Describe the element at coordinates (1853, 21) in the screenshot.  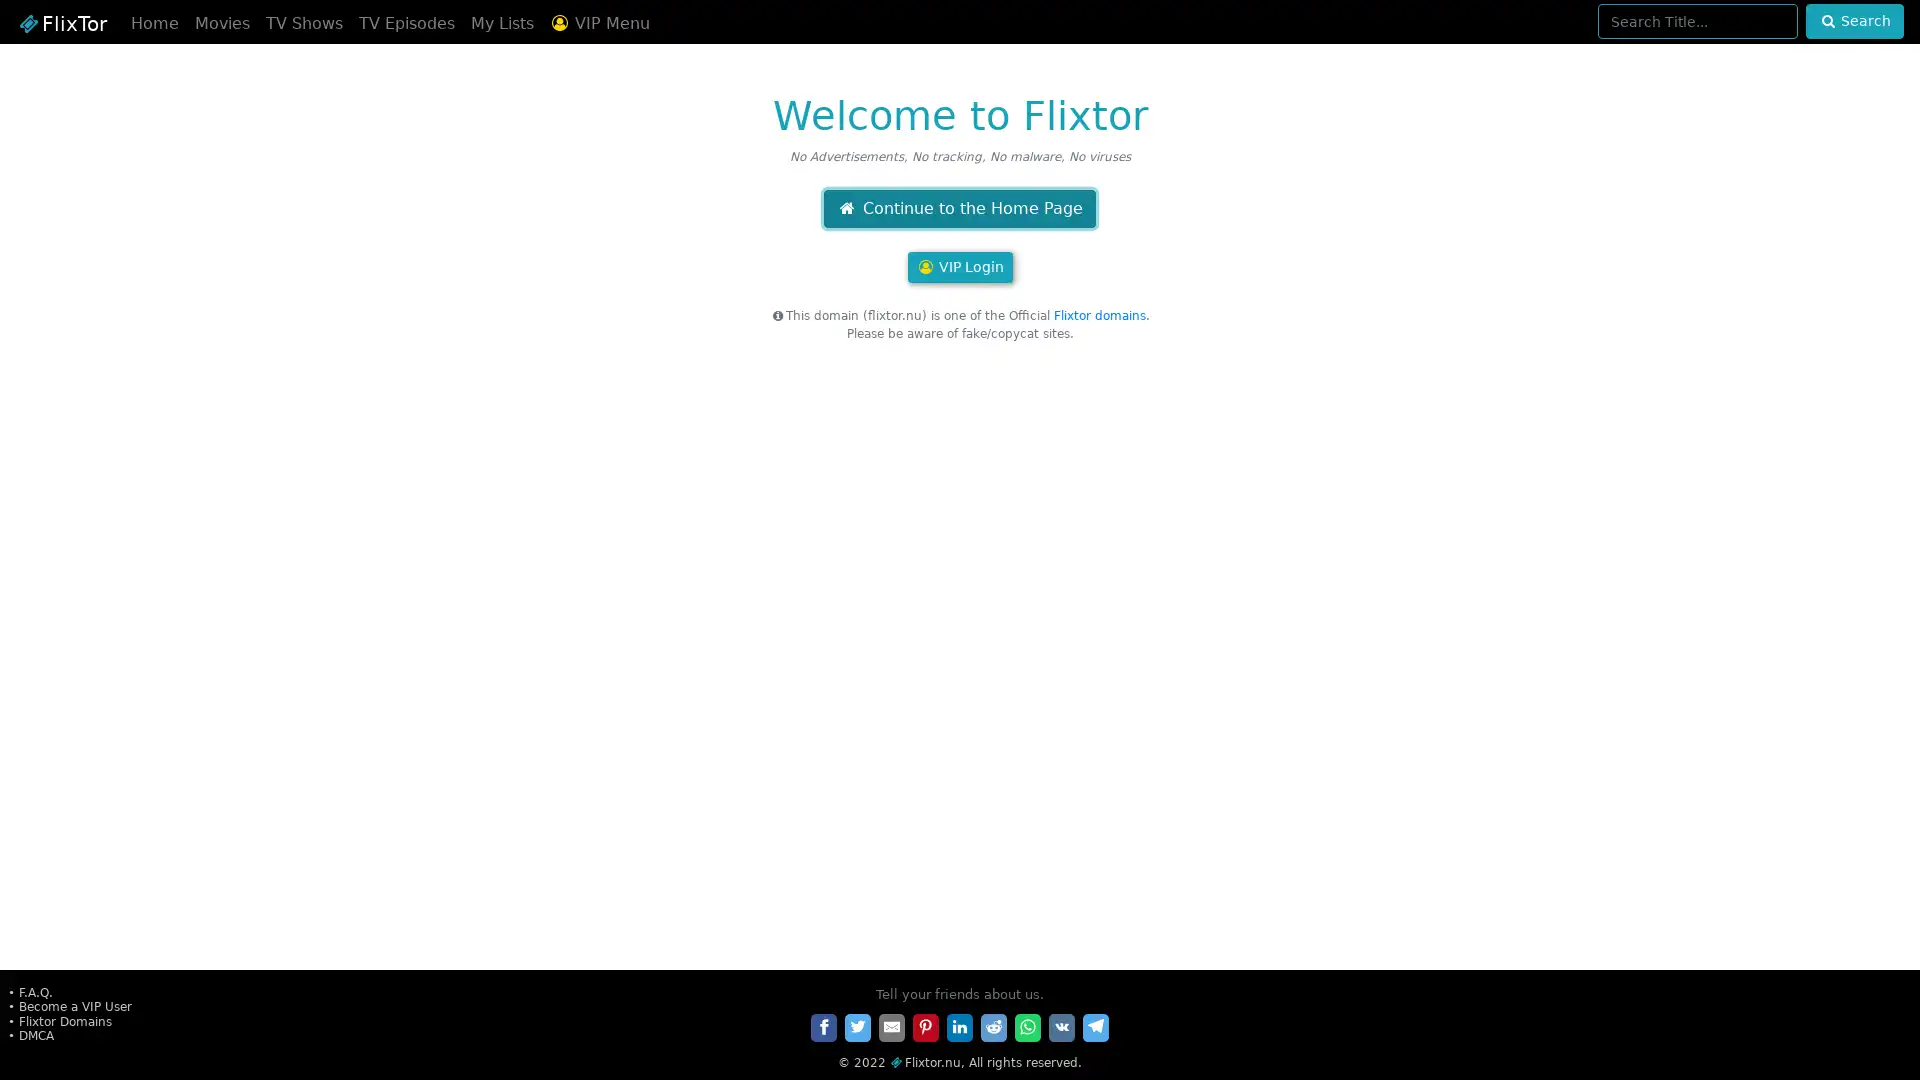
I see `Search` at that location.